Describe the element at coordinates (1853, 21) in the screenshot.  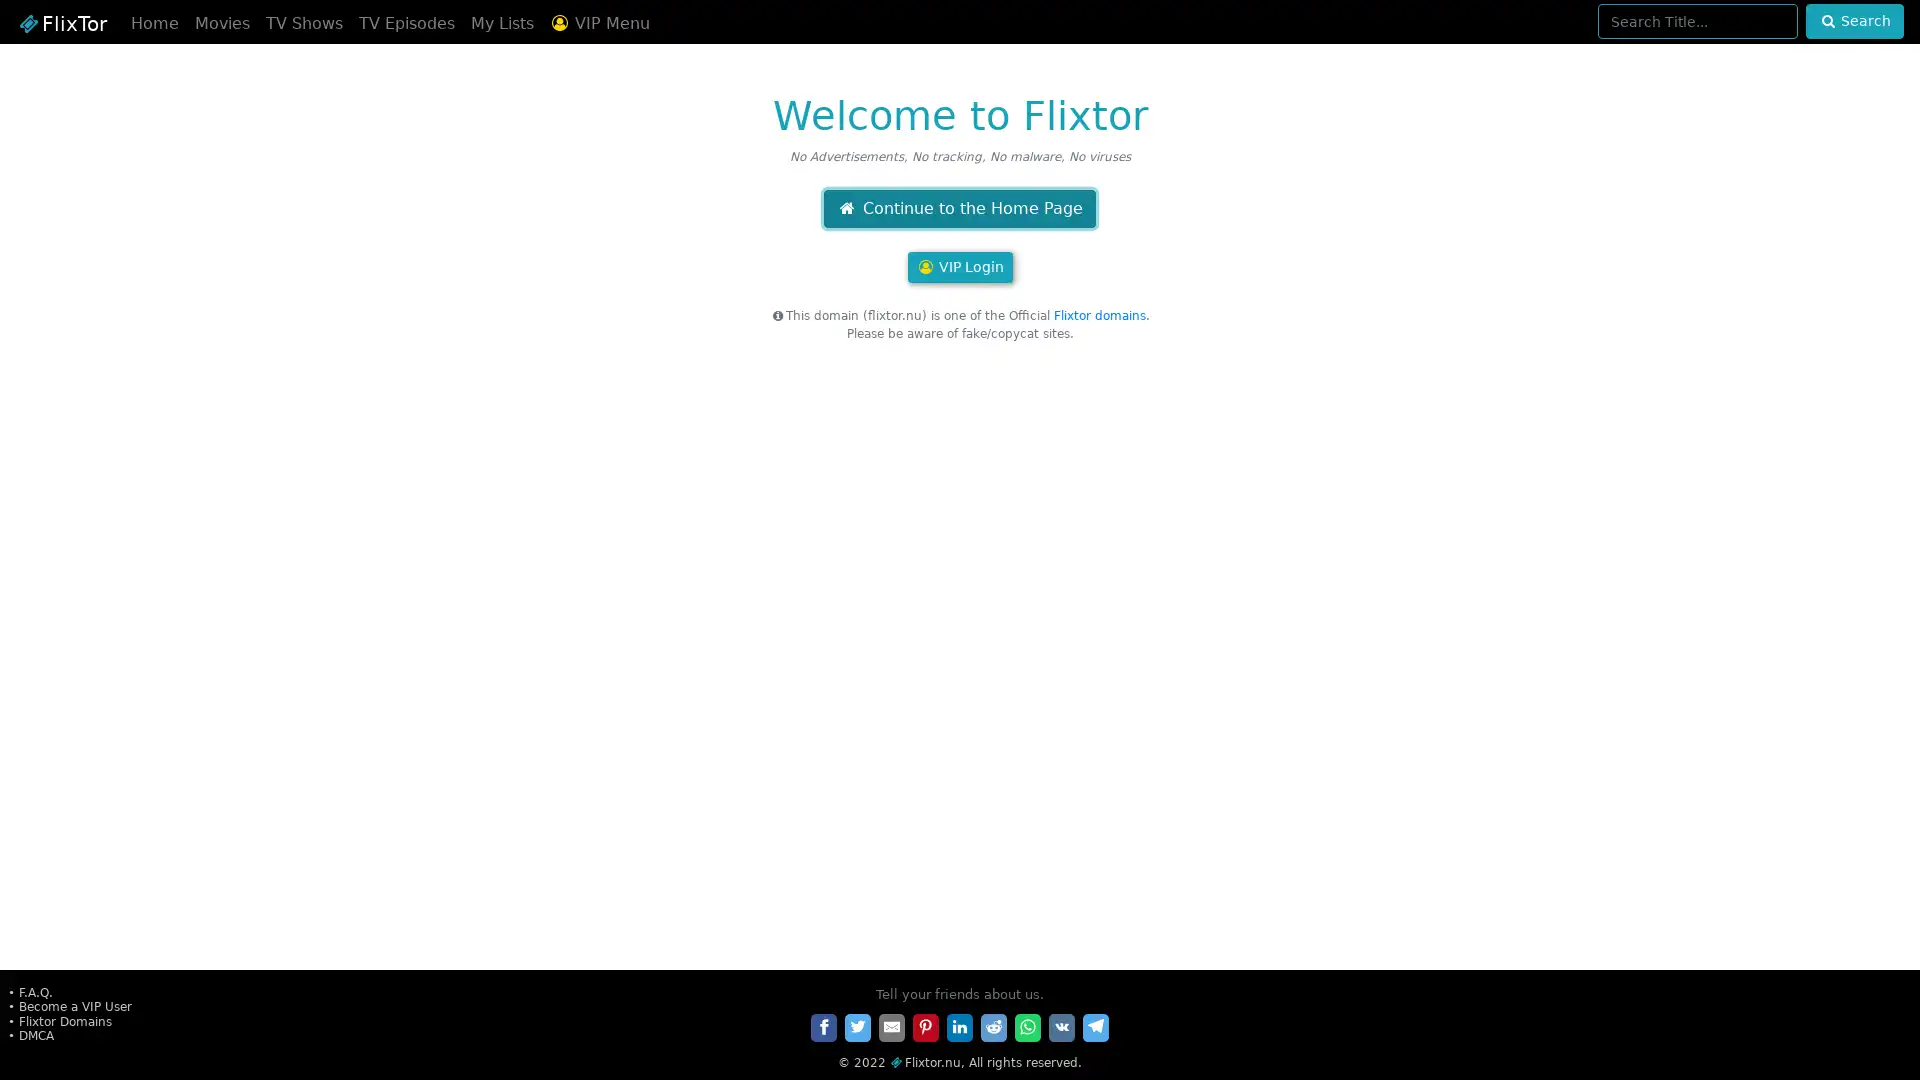
I see `Search` at that location.